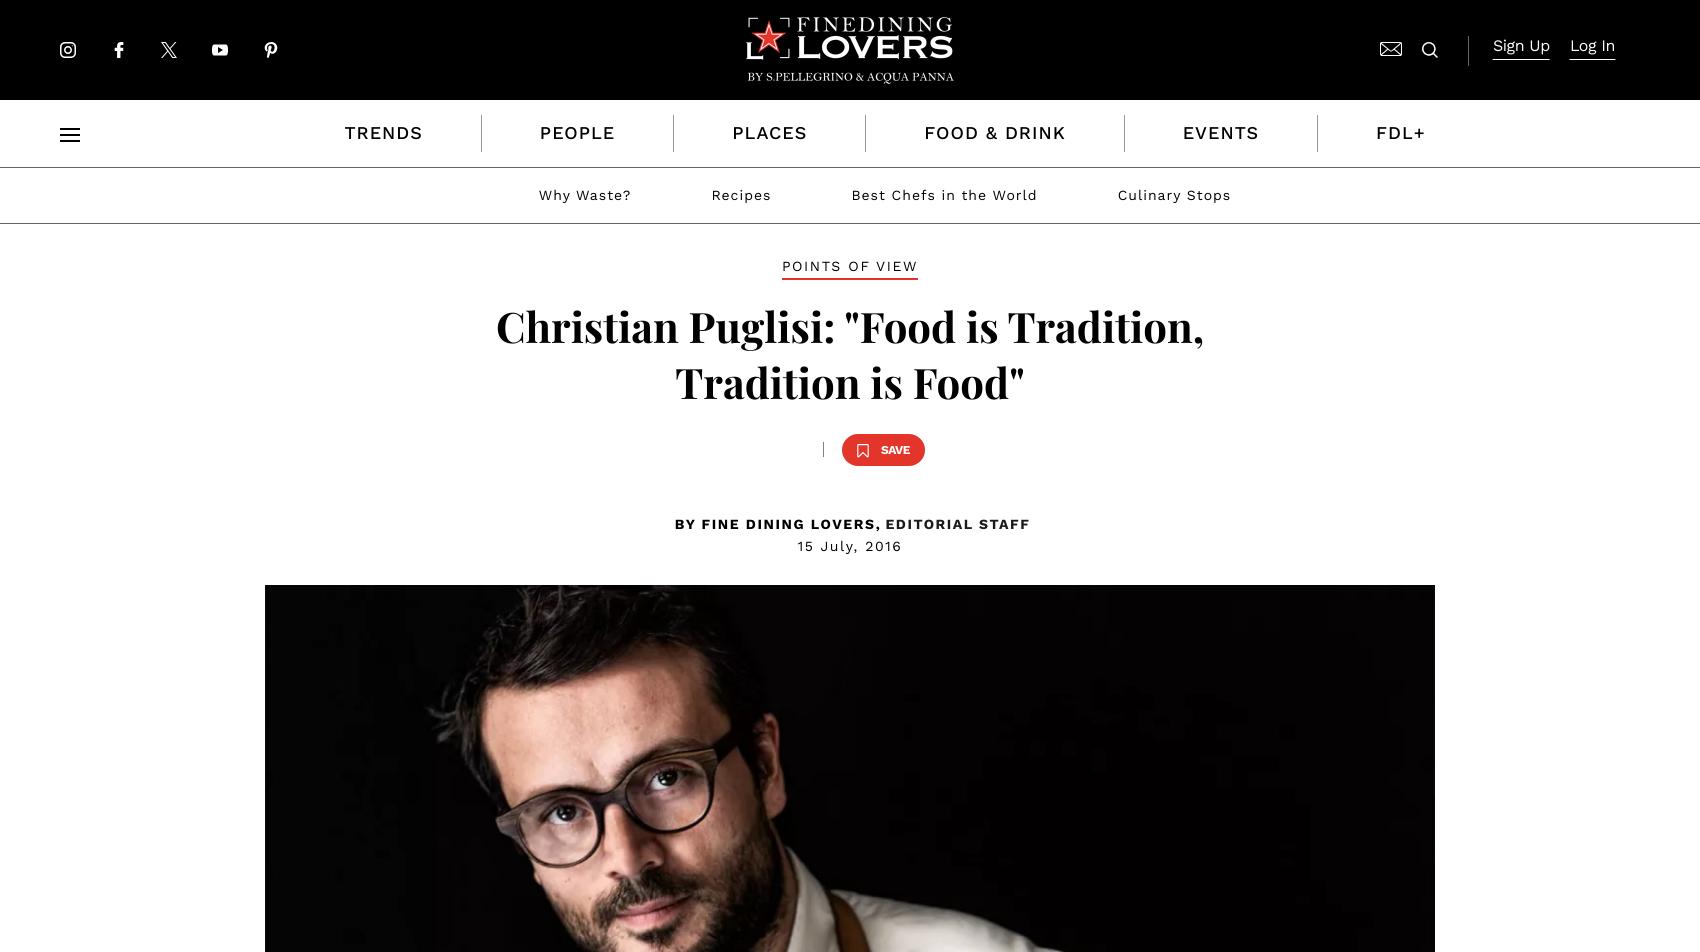  Describe the element at coordinates (684, 525) in the screenshot. I see `'BY'` at that location.